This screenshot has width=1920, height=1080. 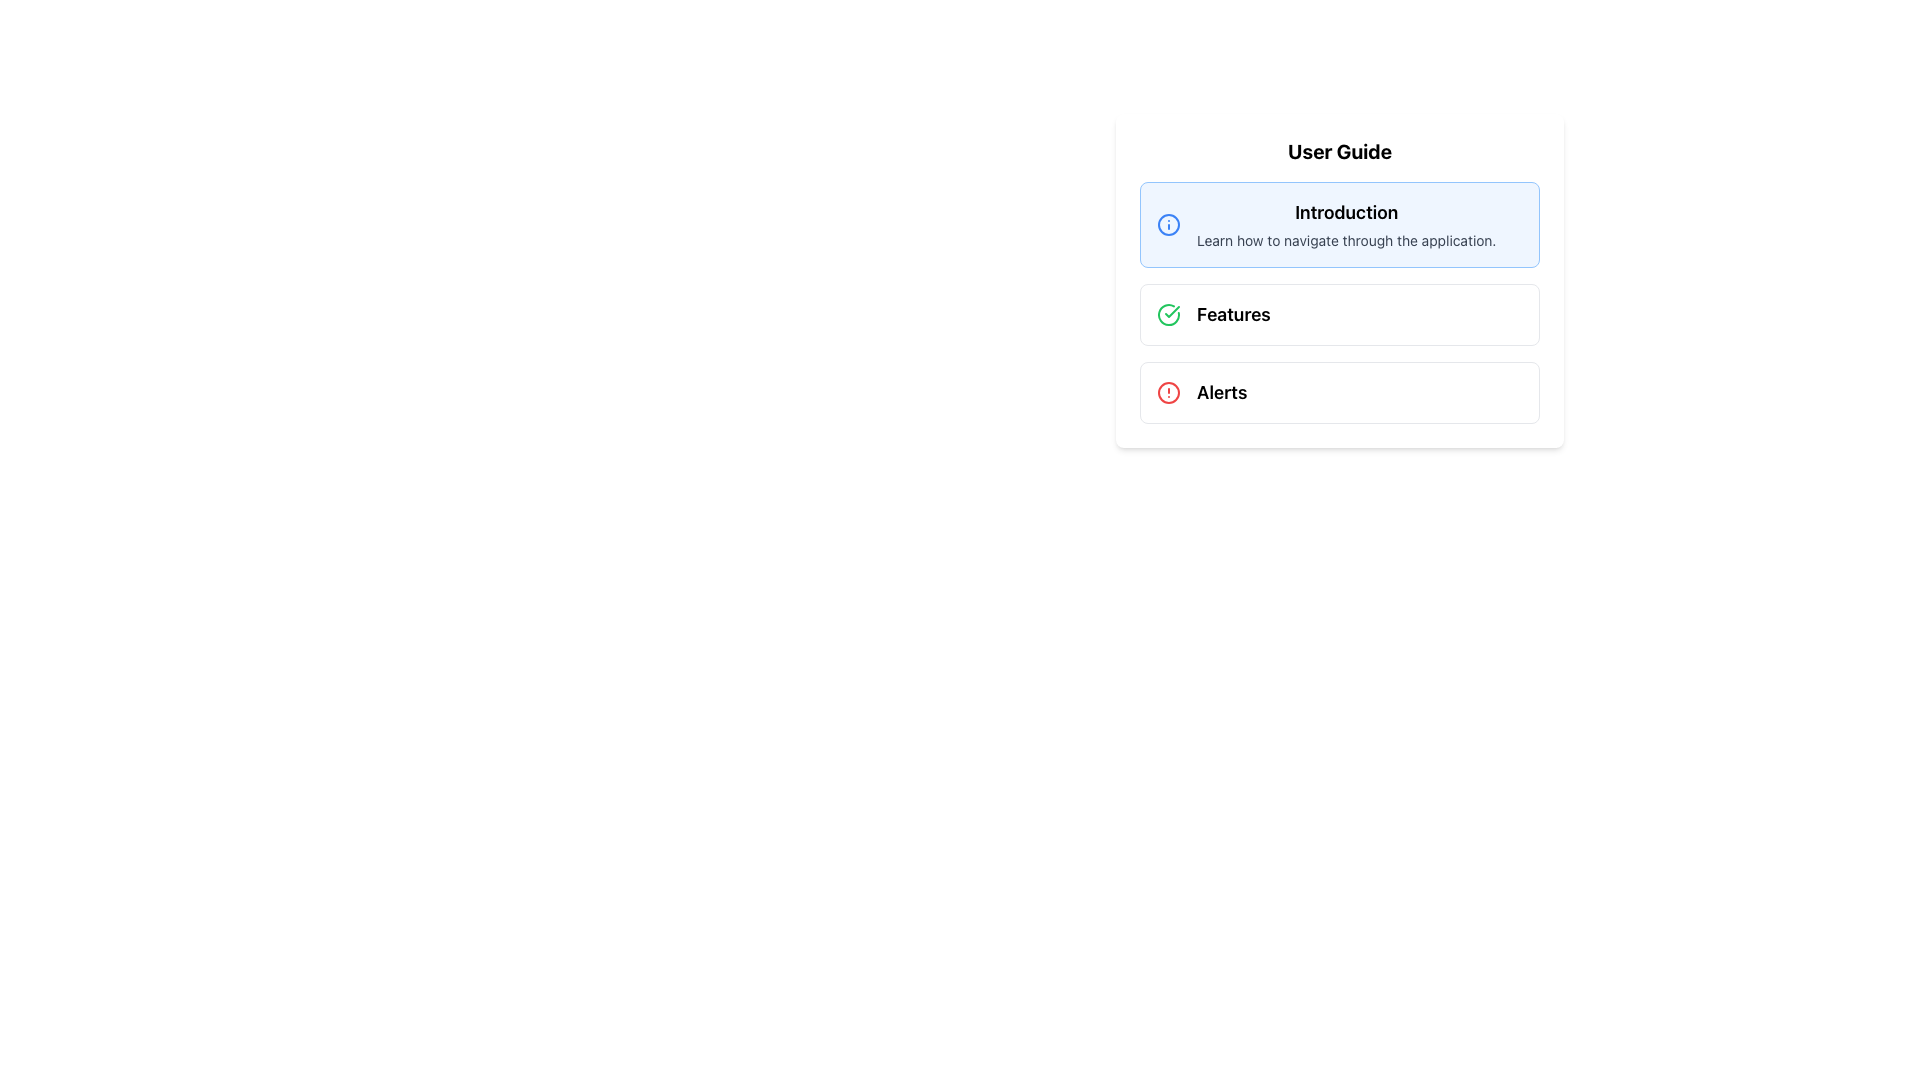 I want to click on the Text label that serves as the title or heading for the section located under the 'User Guide' title and above the 'Features' section, so click(x=1346, y=212).